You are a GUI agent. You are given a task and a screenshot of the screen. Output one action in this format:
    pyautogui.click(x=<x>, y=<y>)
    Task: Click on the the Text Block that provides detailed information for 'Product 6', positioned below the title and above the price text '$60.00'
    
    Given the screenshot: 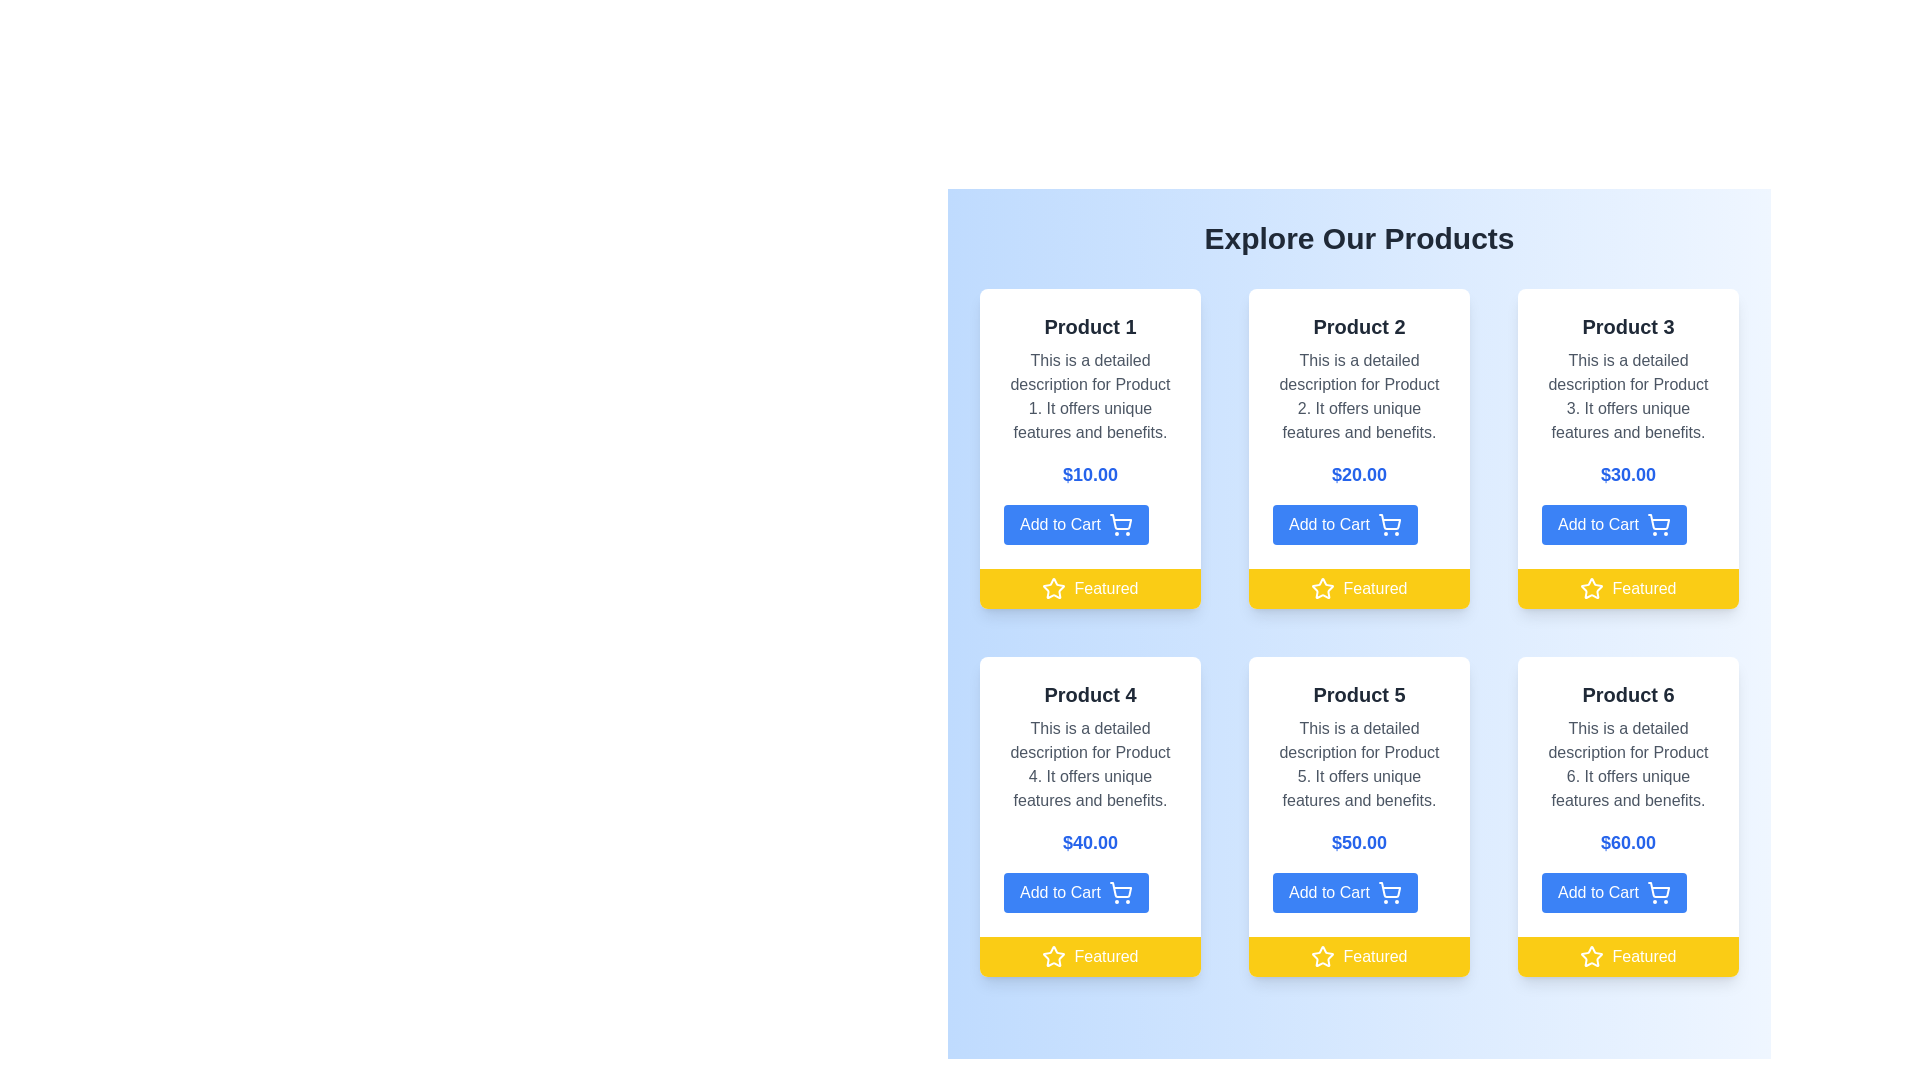 What is the action you would take?
    pyautogui.click(x=1628, y=764)
    